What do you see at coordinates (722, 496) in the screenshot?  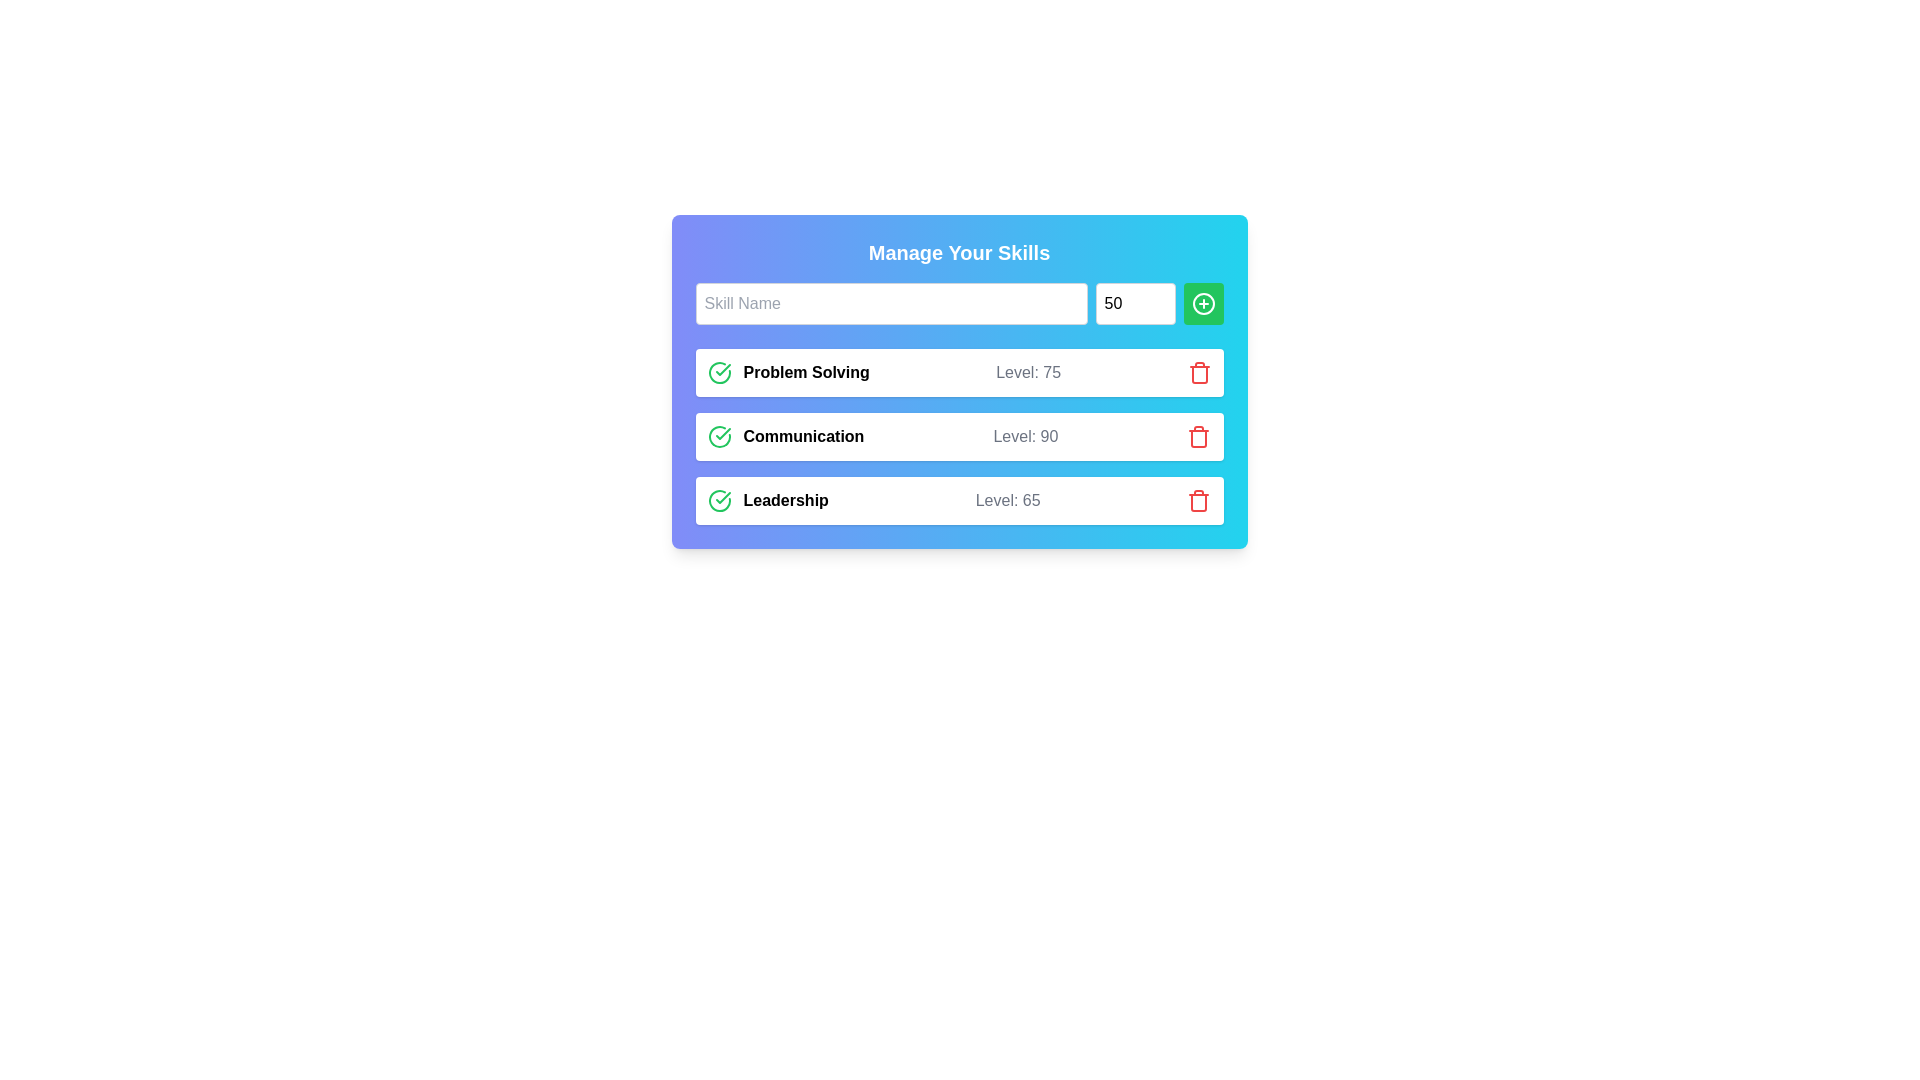 I see `the status of the smaller checkmark shape within the green checkmark icon indicating that a skill item is active or approved` at bounding box center [722, 496].